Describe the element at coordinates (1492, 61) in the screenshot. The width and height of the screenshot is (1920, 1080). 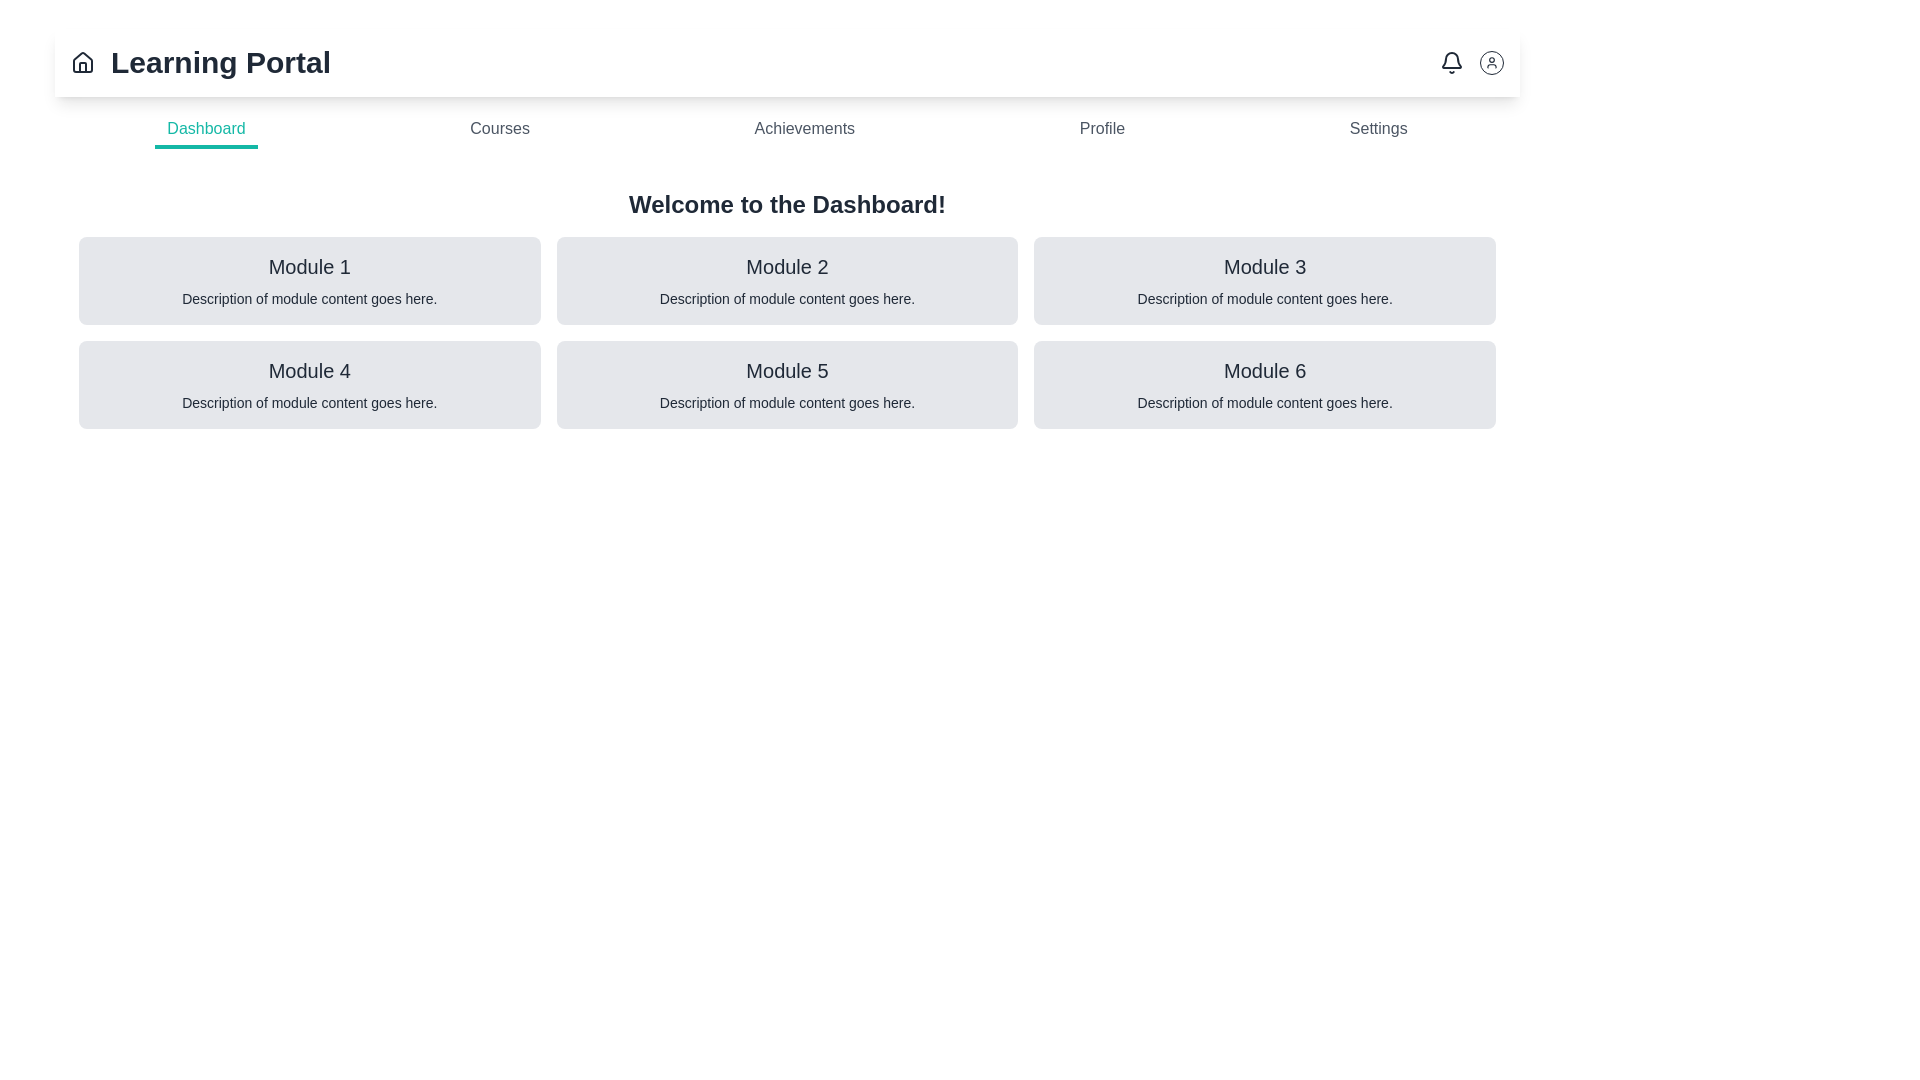
I see `the circular user profile icon located in the top-right corner of the interface` at that location.